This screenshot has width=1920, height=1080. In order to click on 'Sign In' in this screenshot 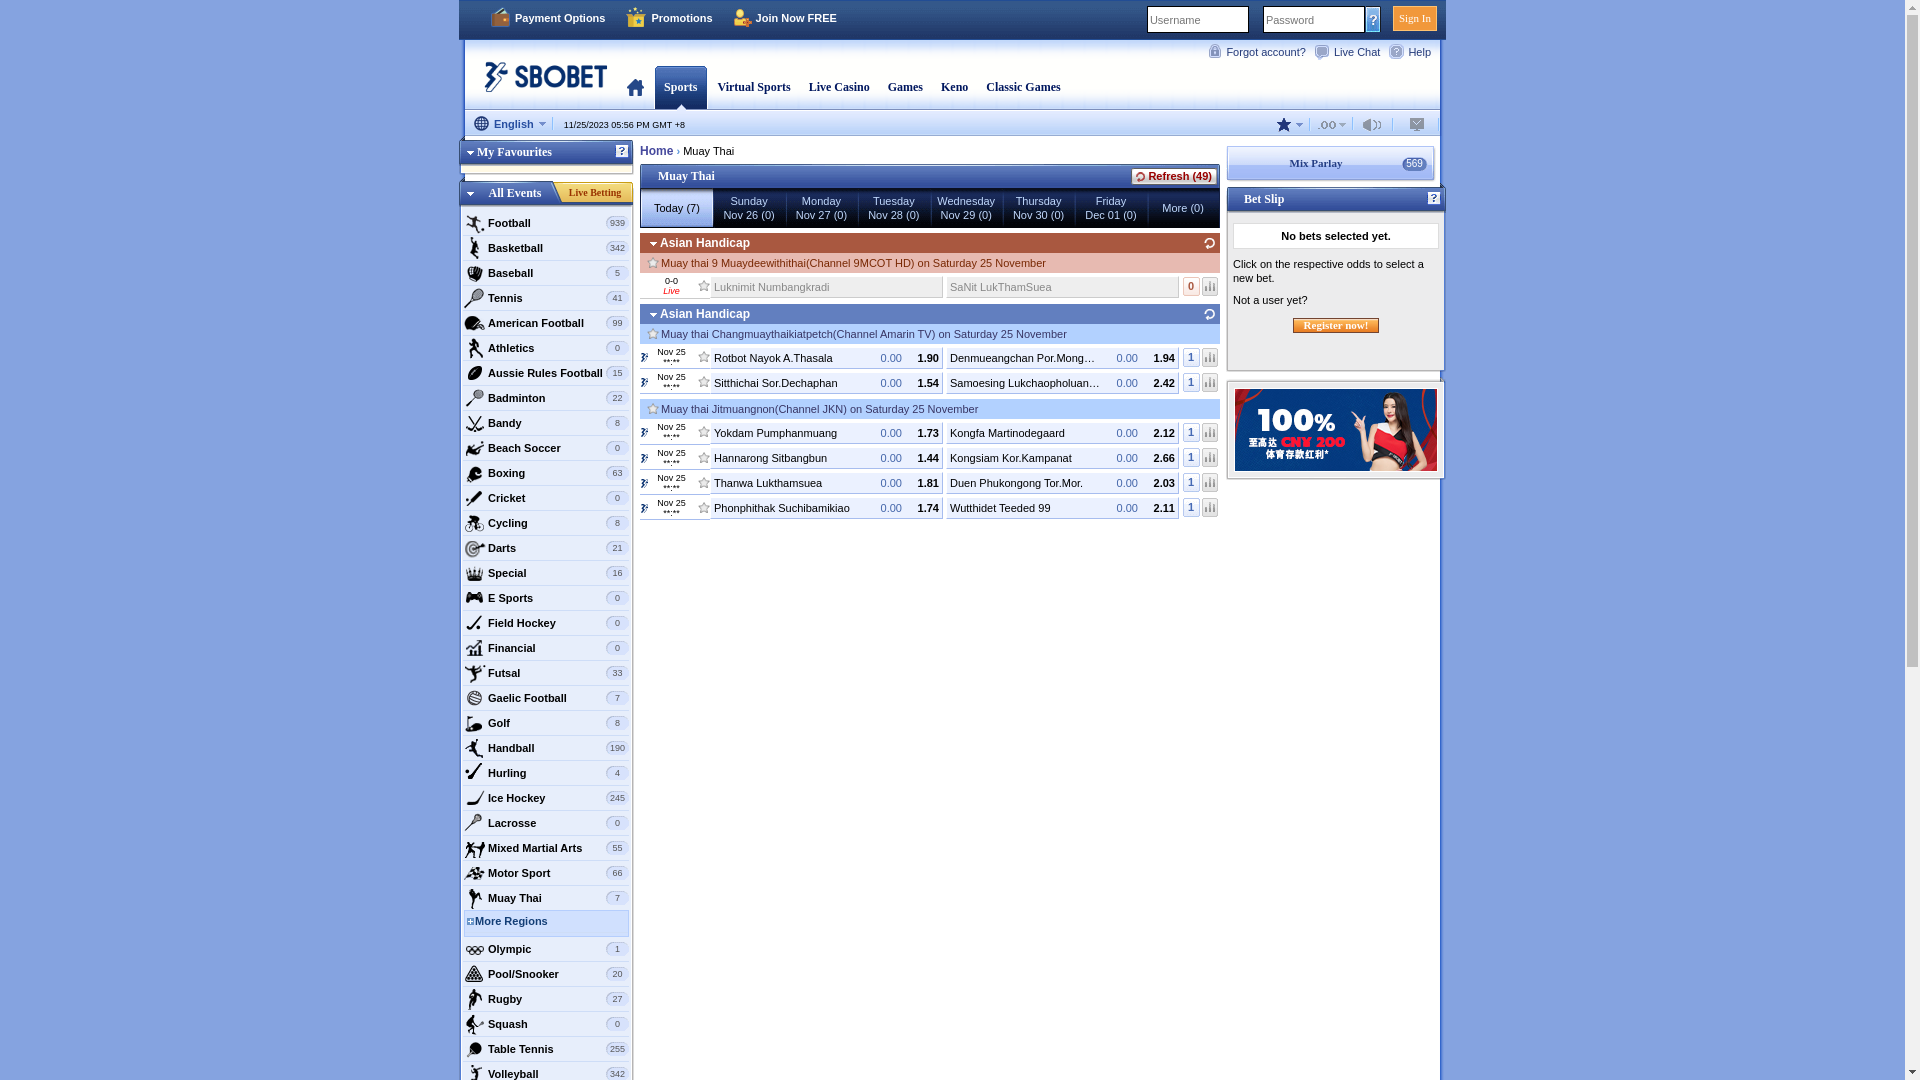, I will do `click(1414, 18)`.